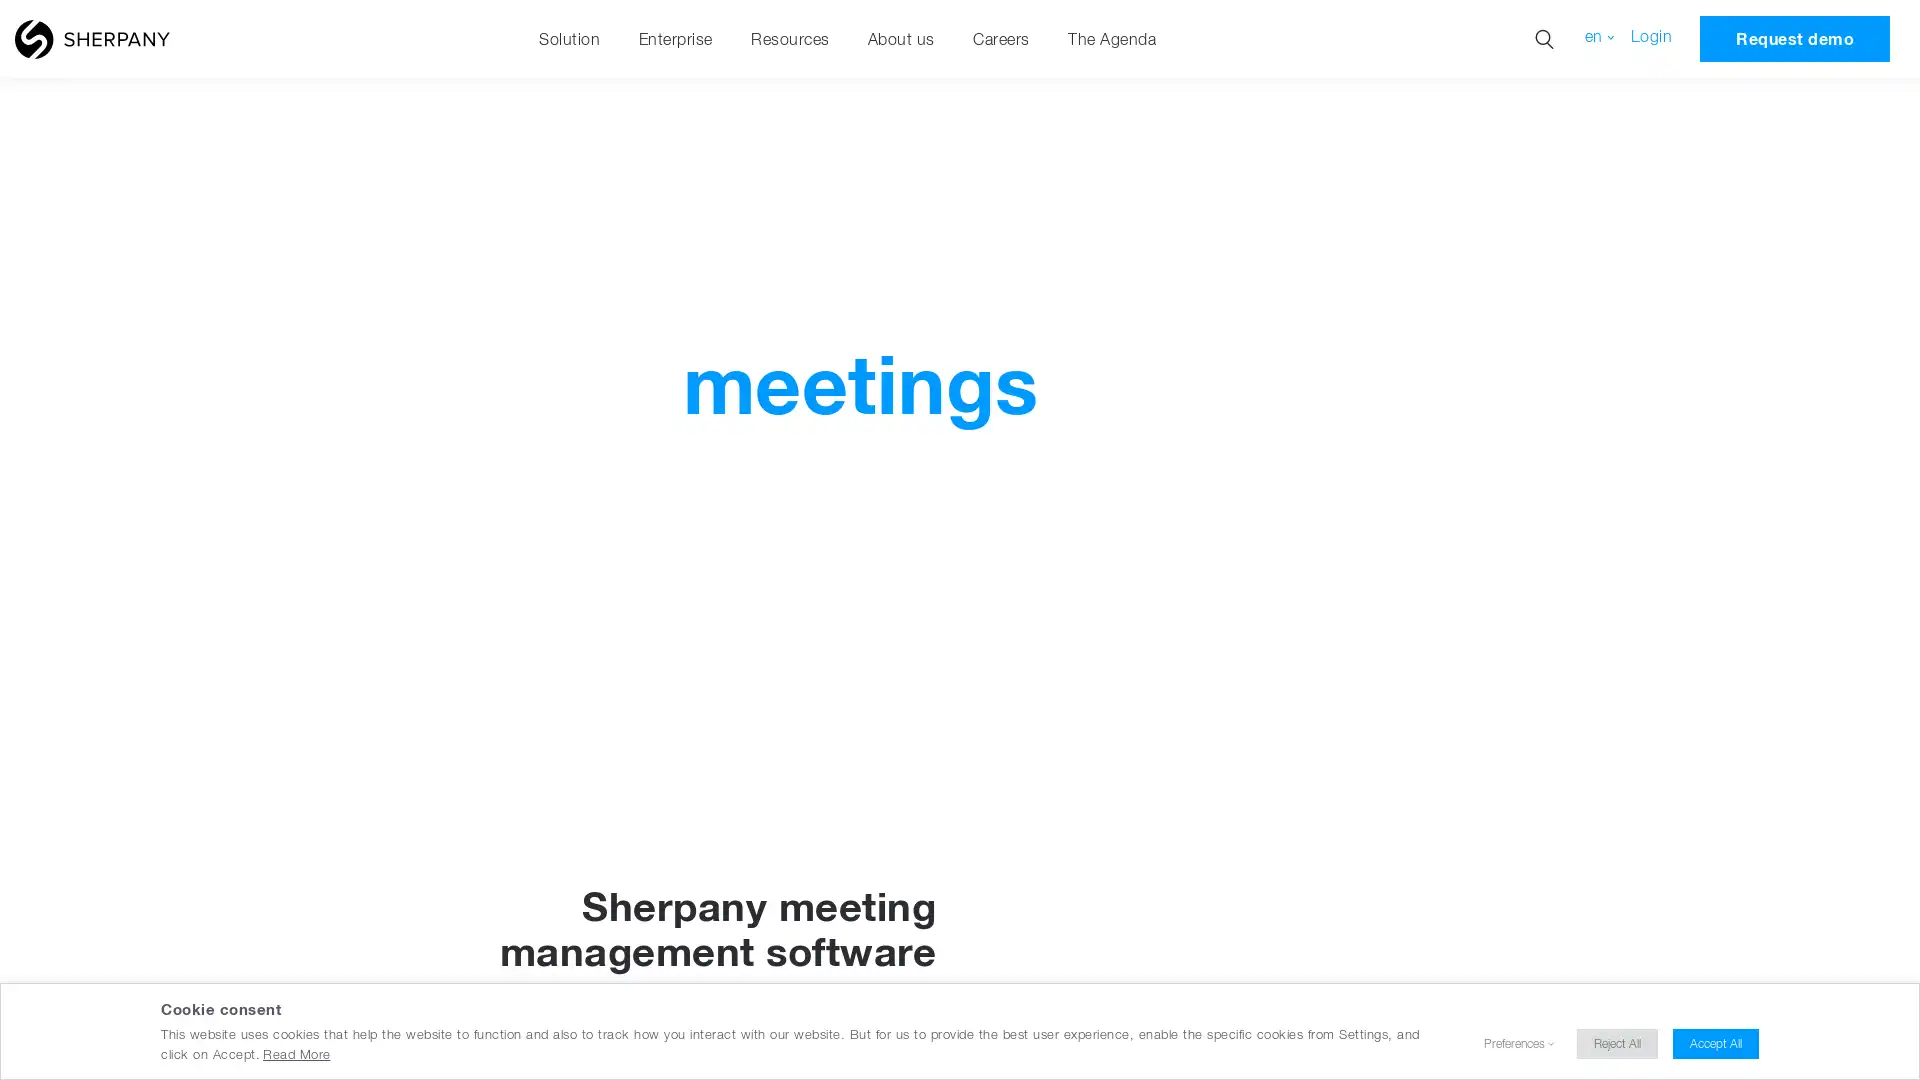 The height and width of the screenshot is (1080, 1920). What do you see at coordinates (1514, 1043) in the screenshot?
I see `Preferences` at bounding box center [1514, 1043].